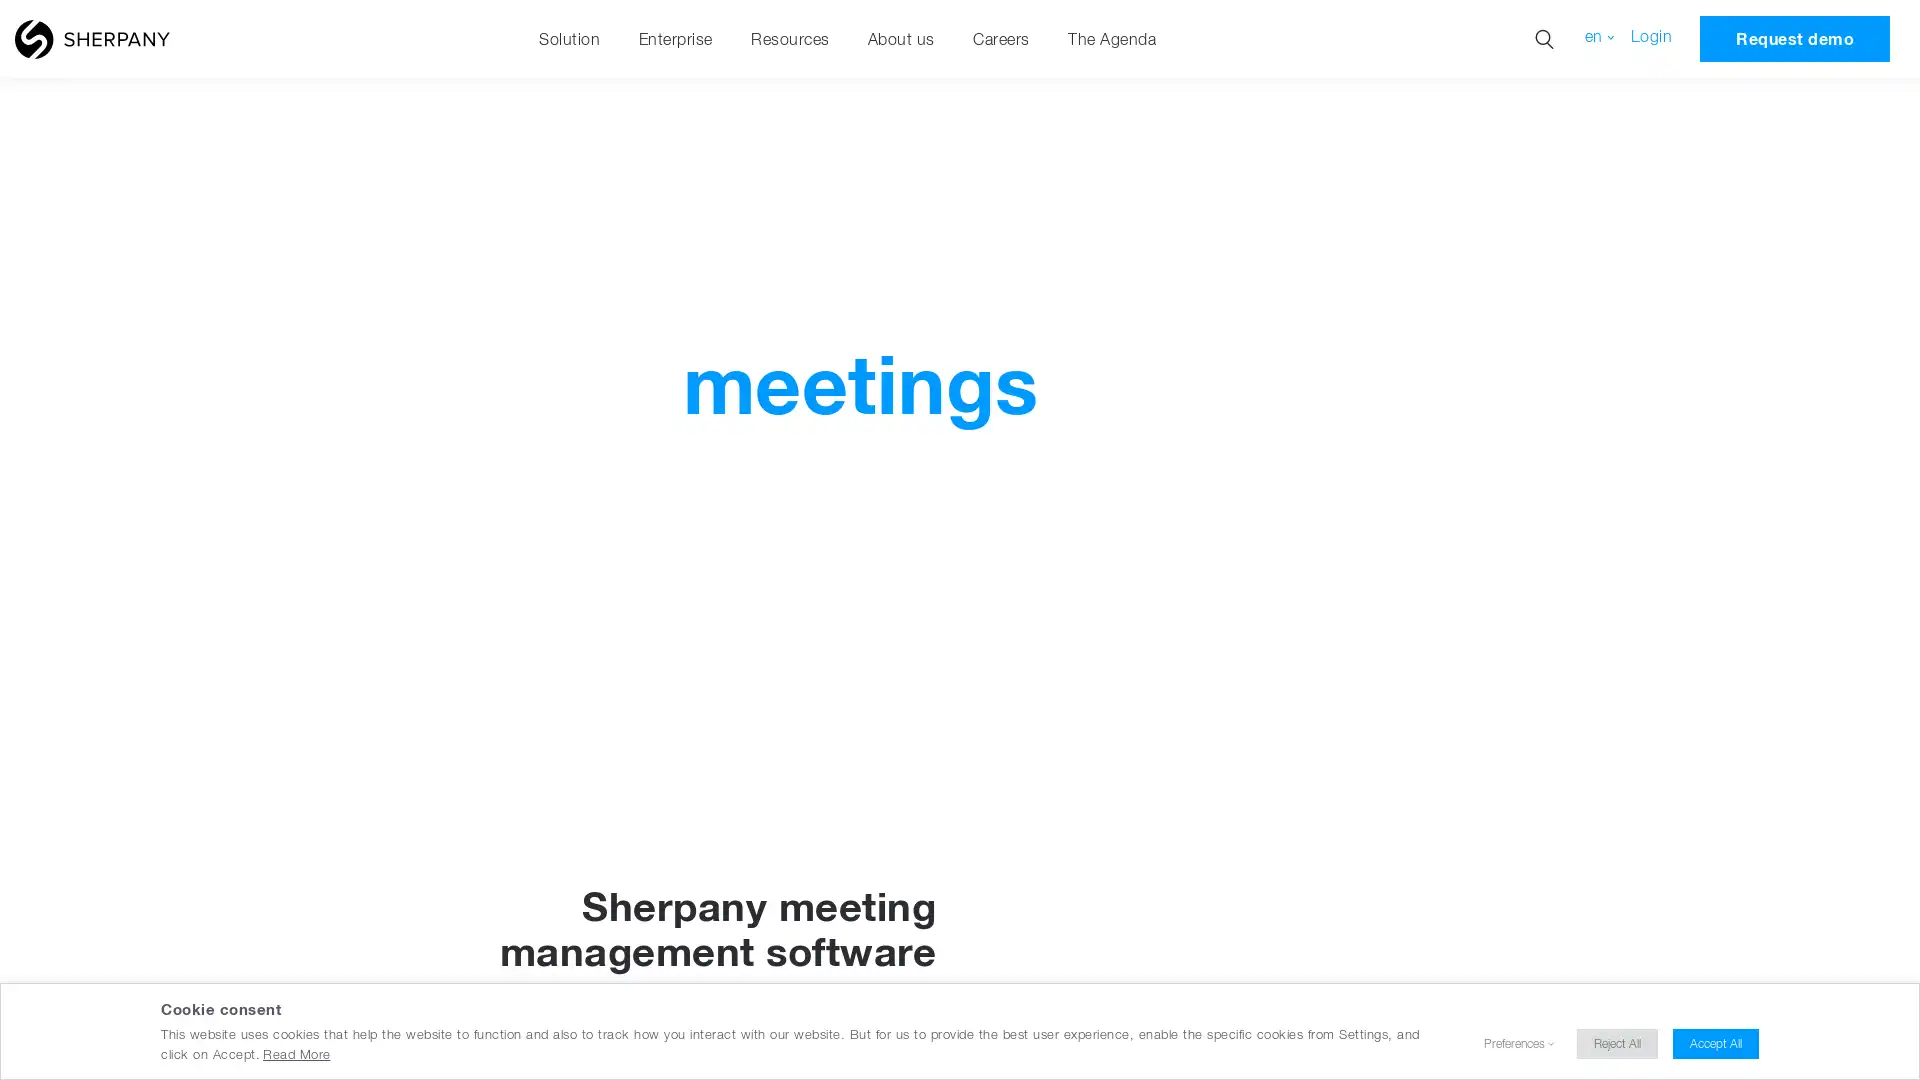 The height and width of the screenshot is (1080, 1920). What do you see at coordinates (1514, 1043) in the screenshot?
I see `Preferences` at bounding box center [1514, 1043].